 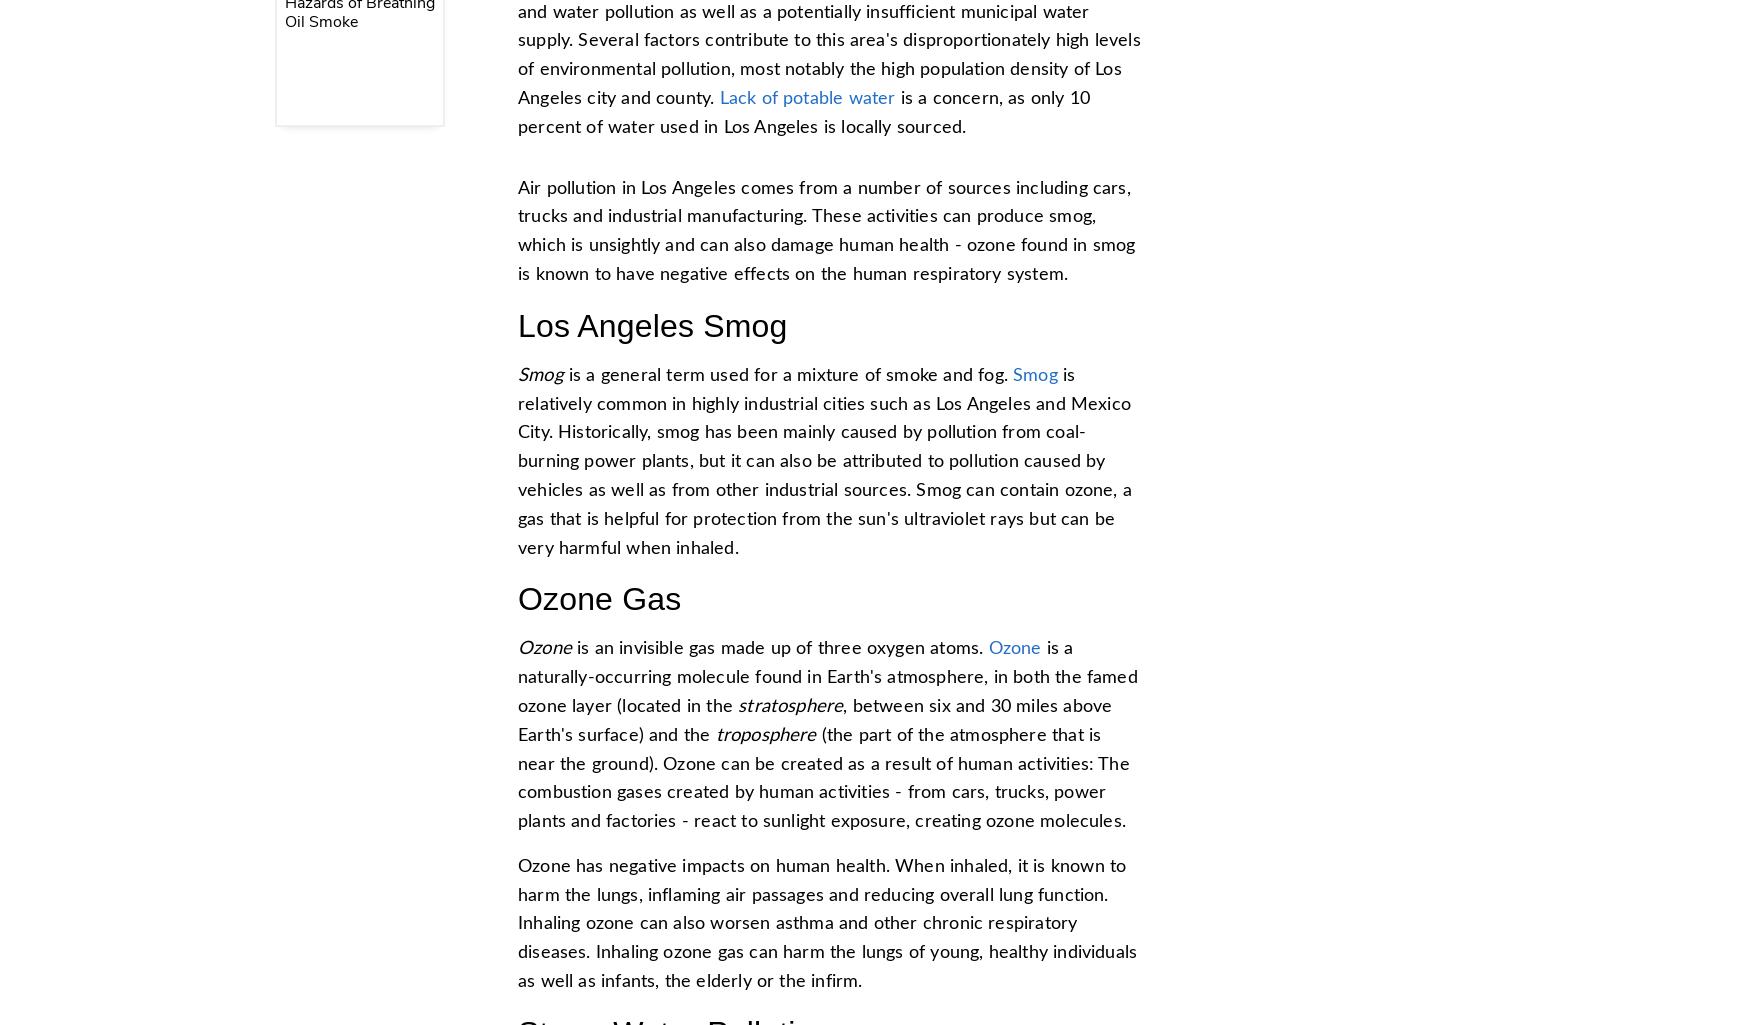 What do you see at coordinates (824, 460) in the screenshot?
I see `'is relatively common in highly industrial cities such as Los Angeles and Mexico City. Historically, smog has been mainly caused by pollution from coal-burning power plants, but it can also be attributed to pollution caused by vehicles as well as from other industrial sources. Smog can contain ozone, a gas that is helpful for protection from the sun's ultraviolet rays but can be very harmful when inhaled.'` at bounding box center [824, 460].